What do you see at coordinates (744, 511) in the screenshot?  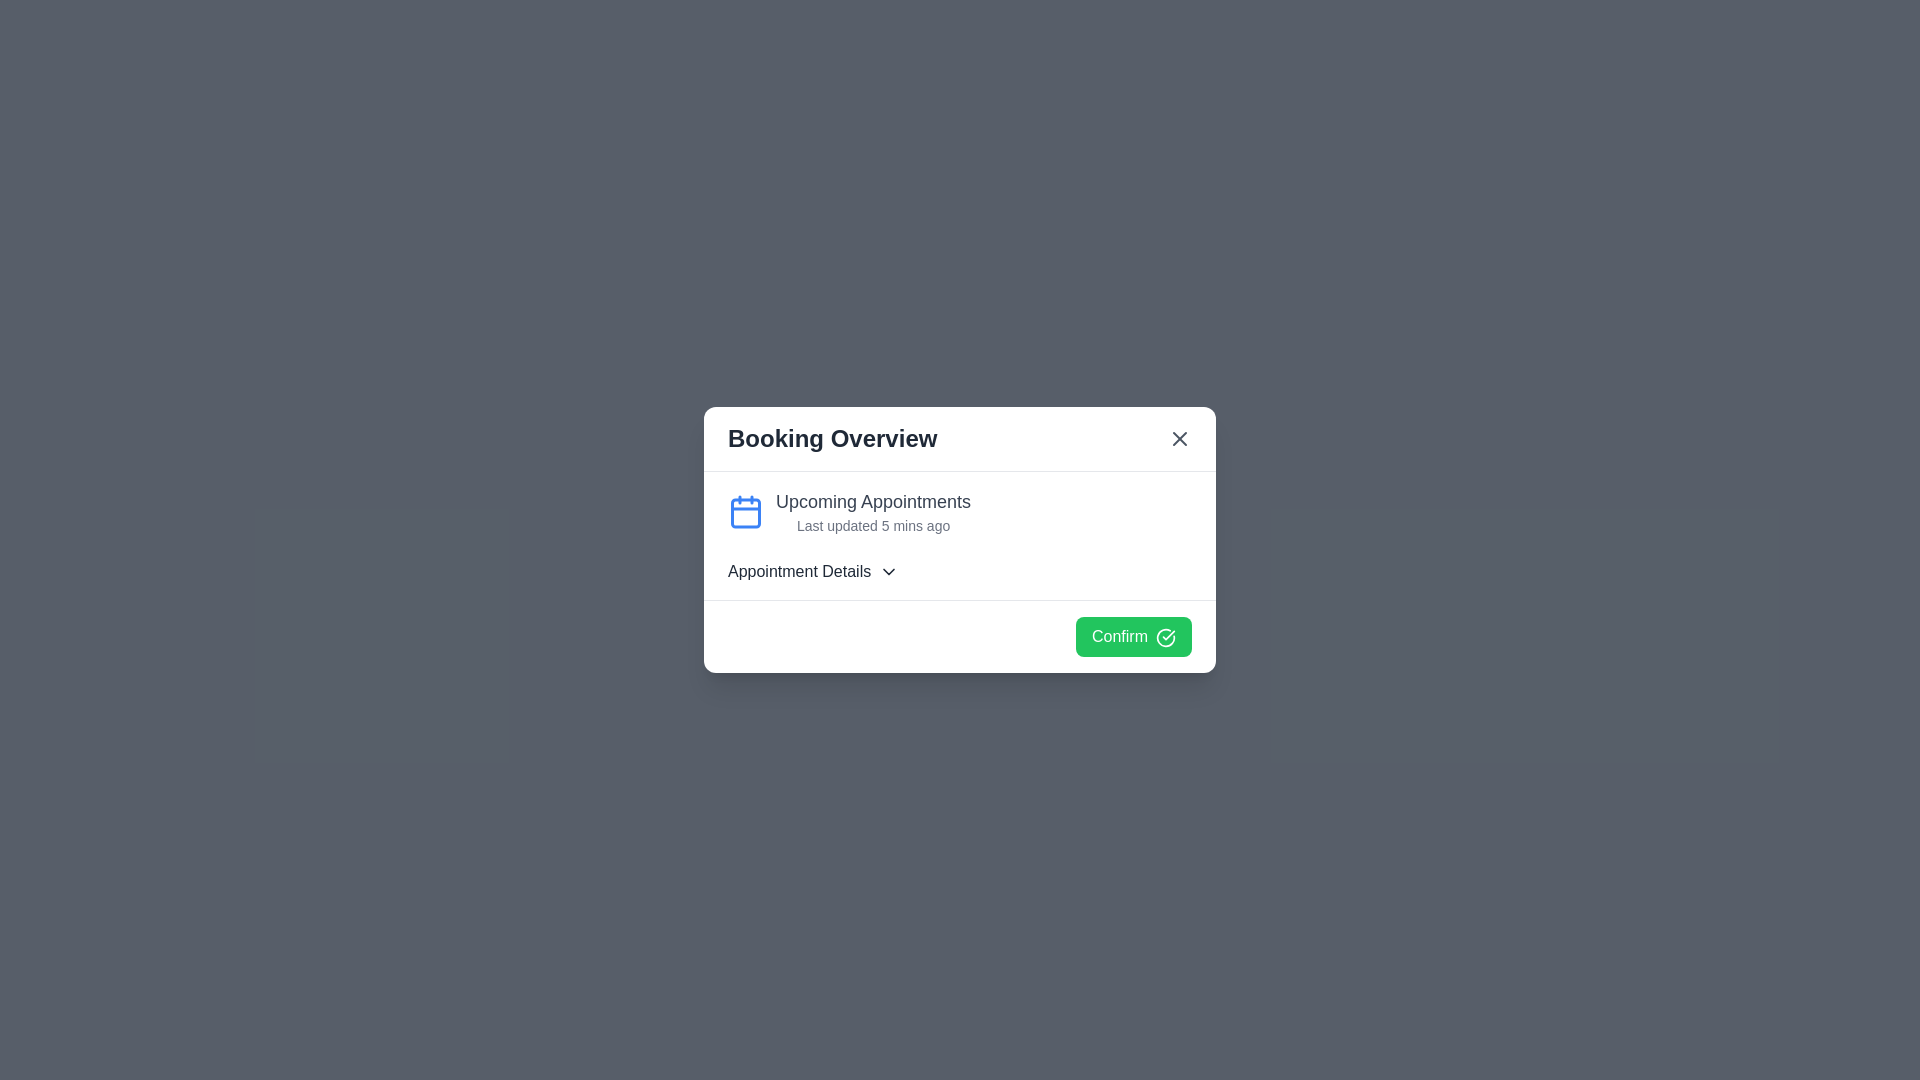 I see `calendar icon located in the top-left part of the 'Booking Overview' panel, which is next to the 'Upcoming Appointments' text` at bounding box center [744, 511].